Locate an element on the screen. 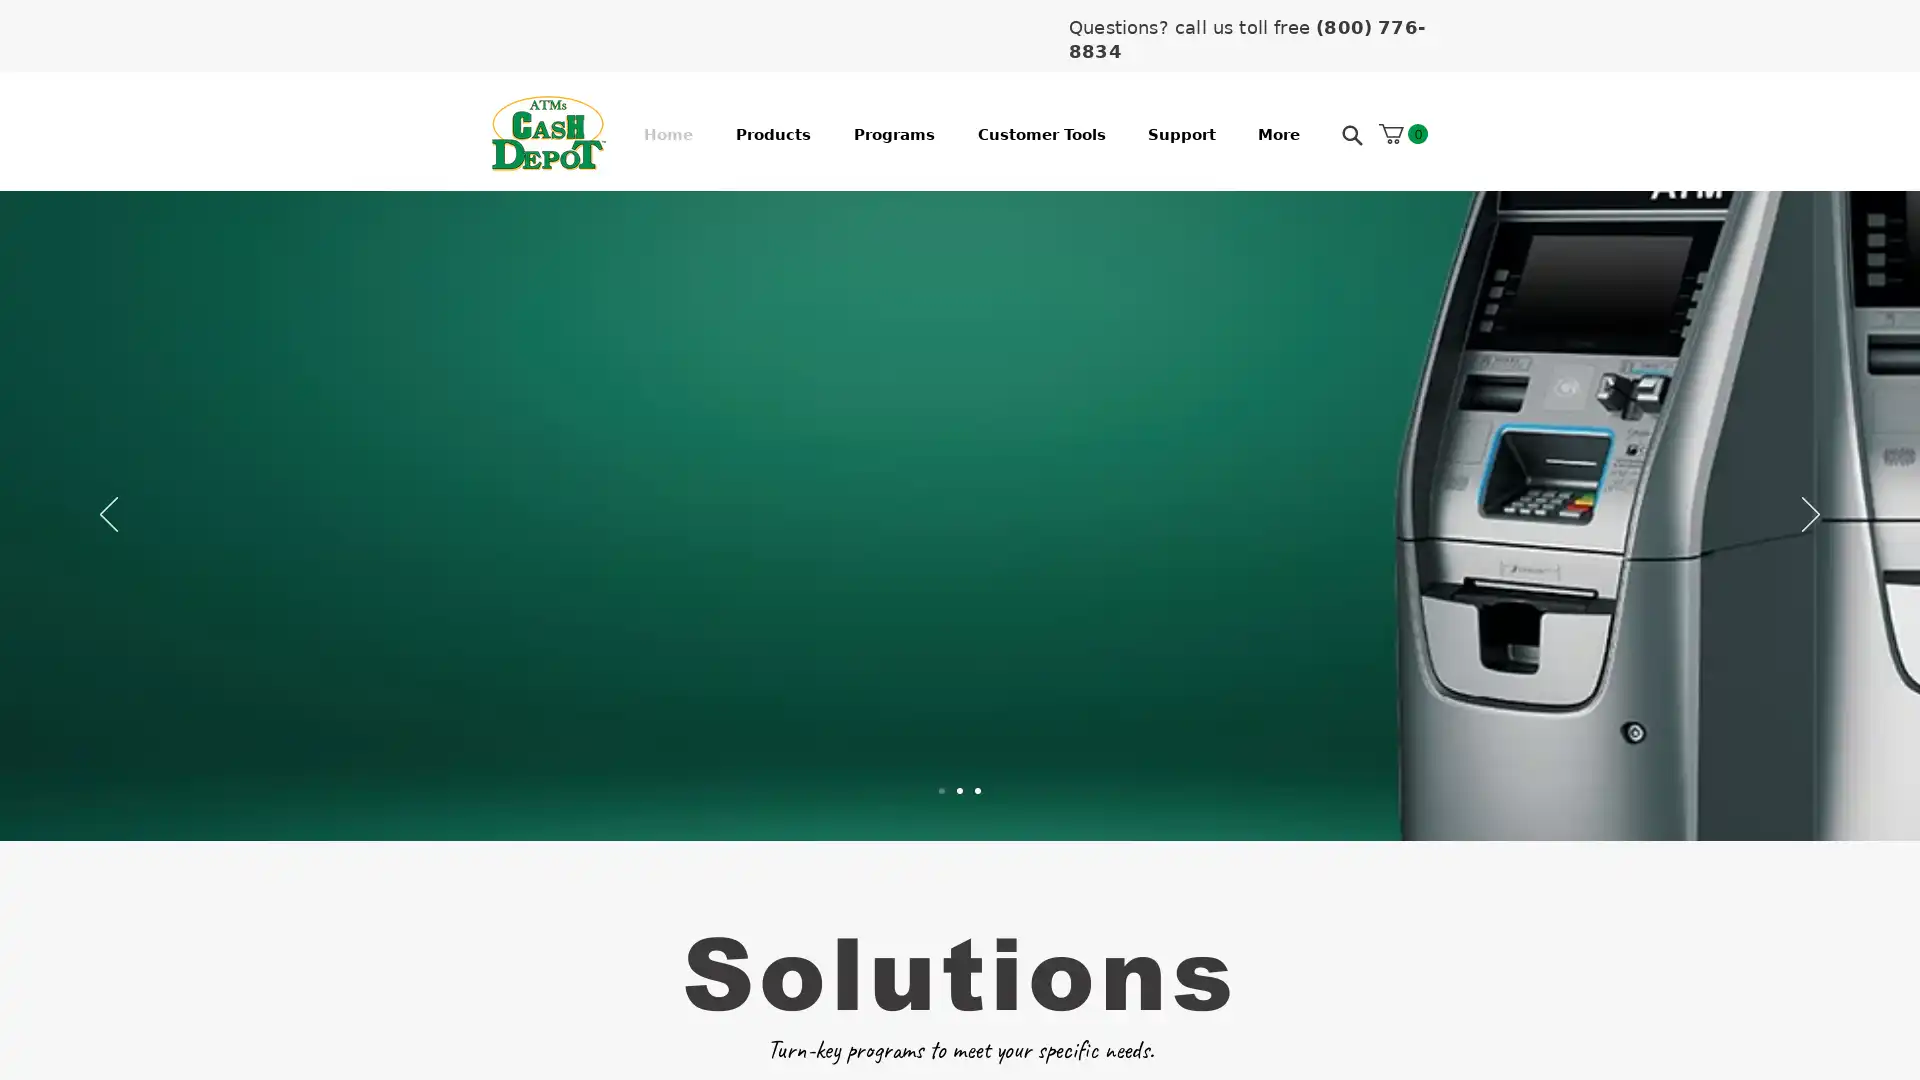 The image size is (1920, 1080). Next is located at coordinates (1810, 514).